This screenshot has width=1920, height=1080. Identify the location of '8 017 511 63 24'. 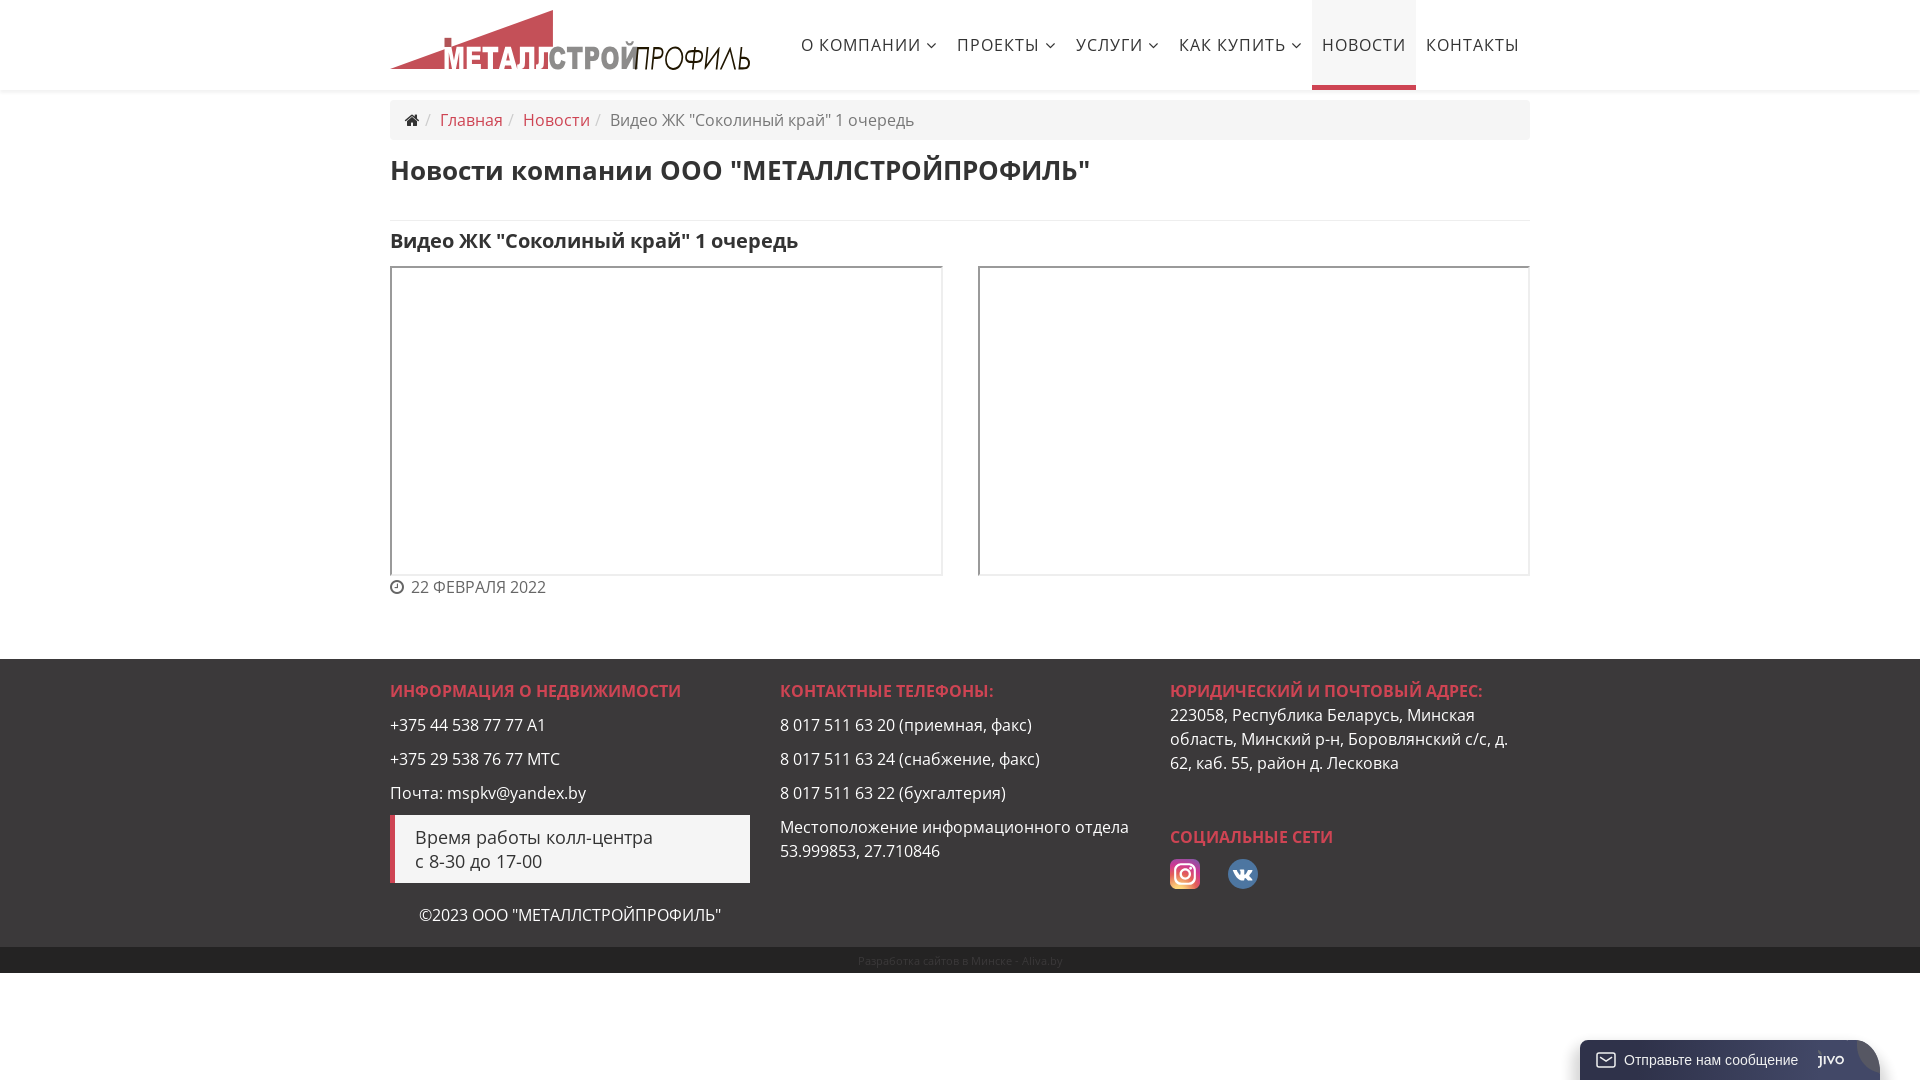
(778, 759).